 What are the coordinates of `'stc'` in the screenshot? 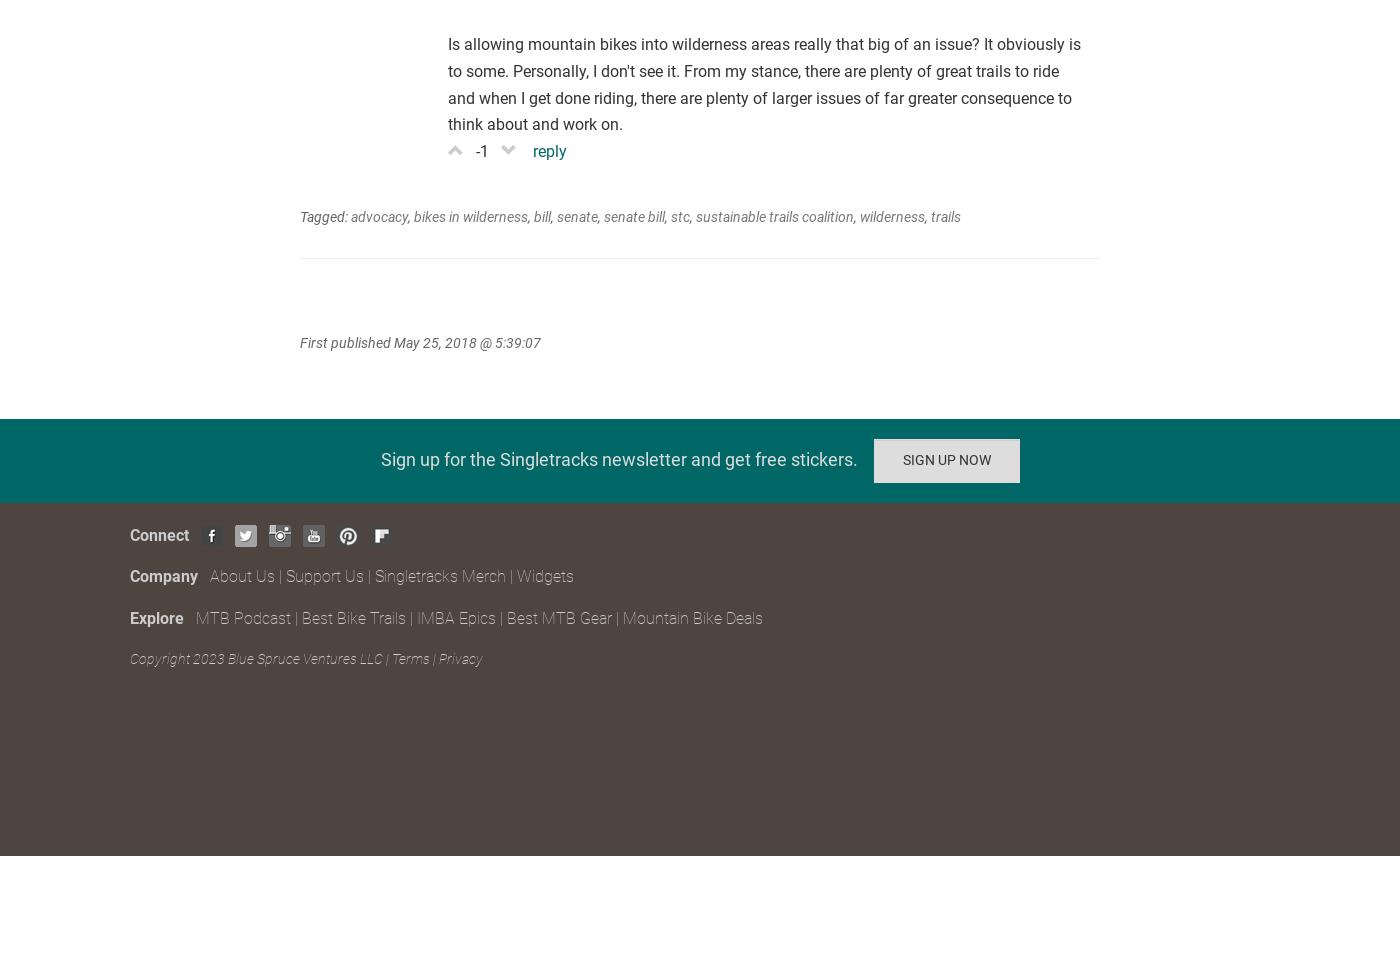 It's located at (671, 214).